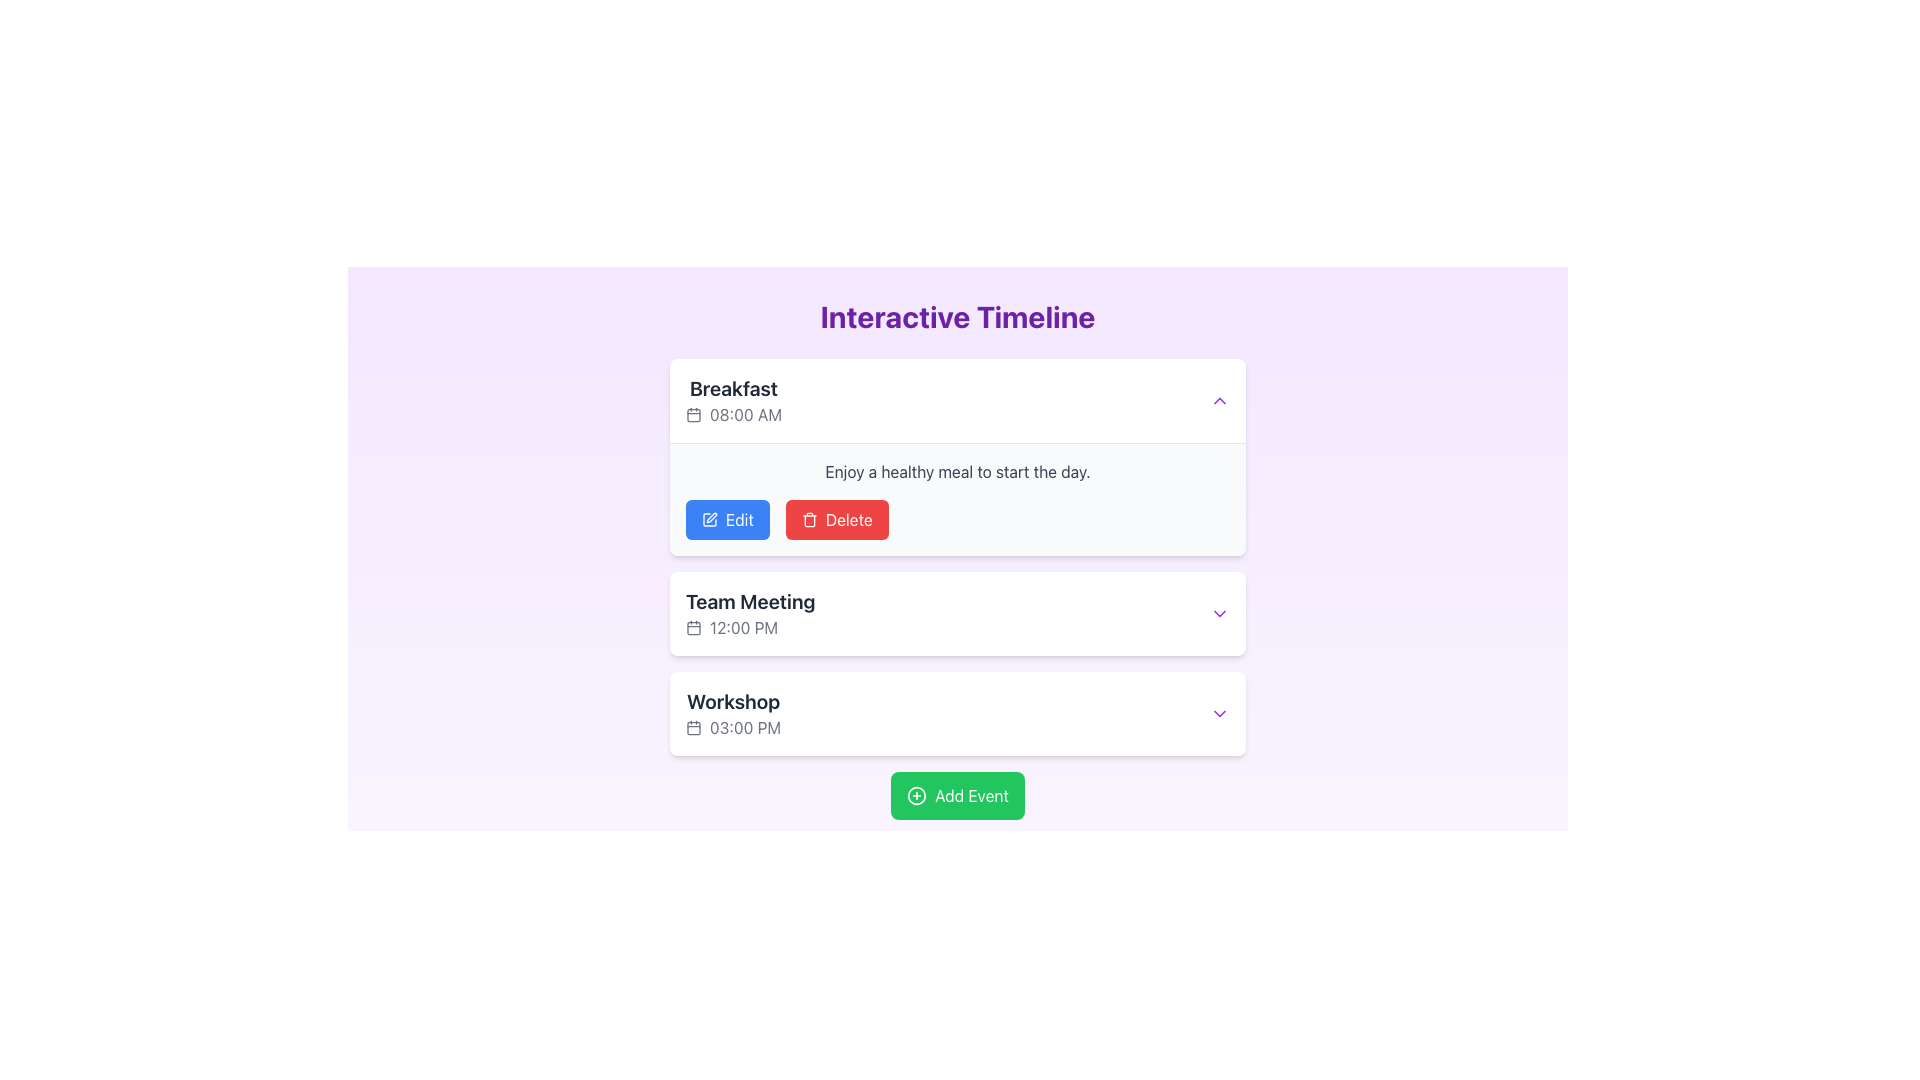 This screenshot has height=1080, width=1920. What do you see at coordinates (694, 728) in the screenshot?
I see `the date or time Icon located leftmost` at bounding box center [694, 728].